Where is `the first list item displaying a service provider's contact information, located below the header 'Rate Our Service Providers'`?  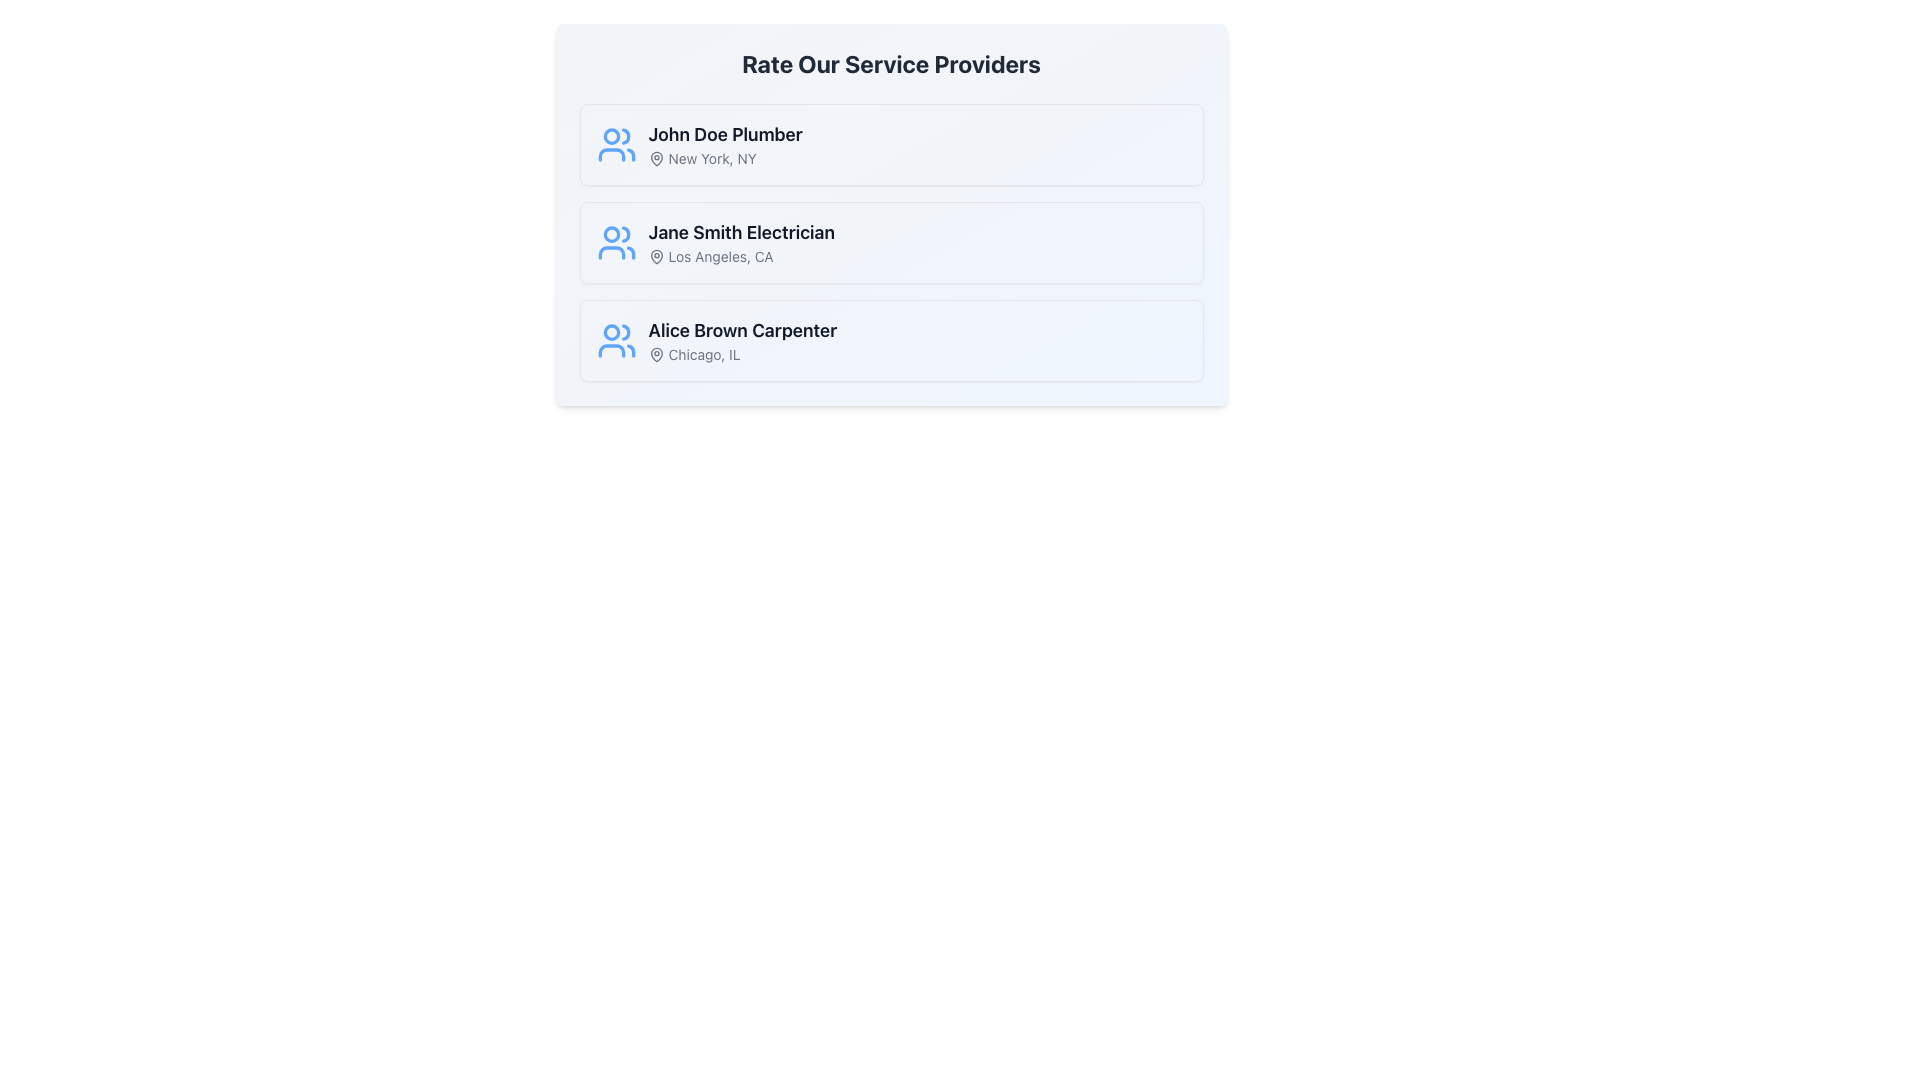
the first list item displaying a service provider's contact information, located below the header 'Rate Our Service Providers' is located at coordinates (890, 144).